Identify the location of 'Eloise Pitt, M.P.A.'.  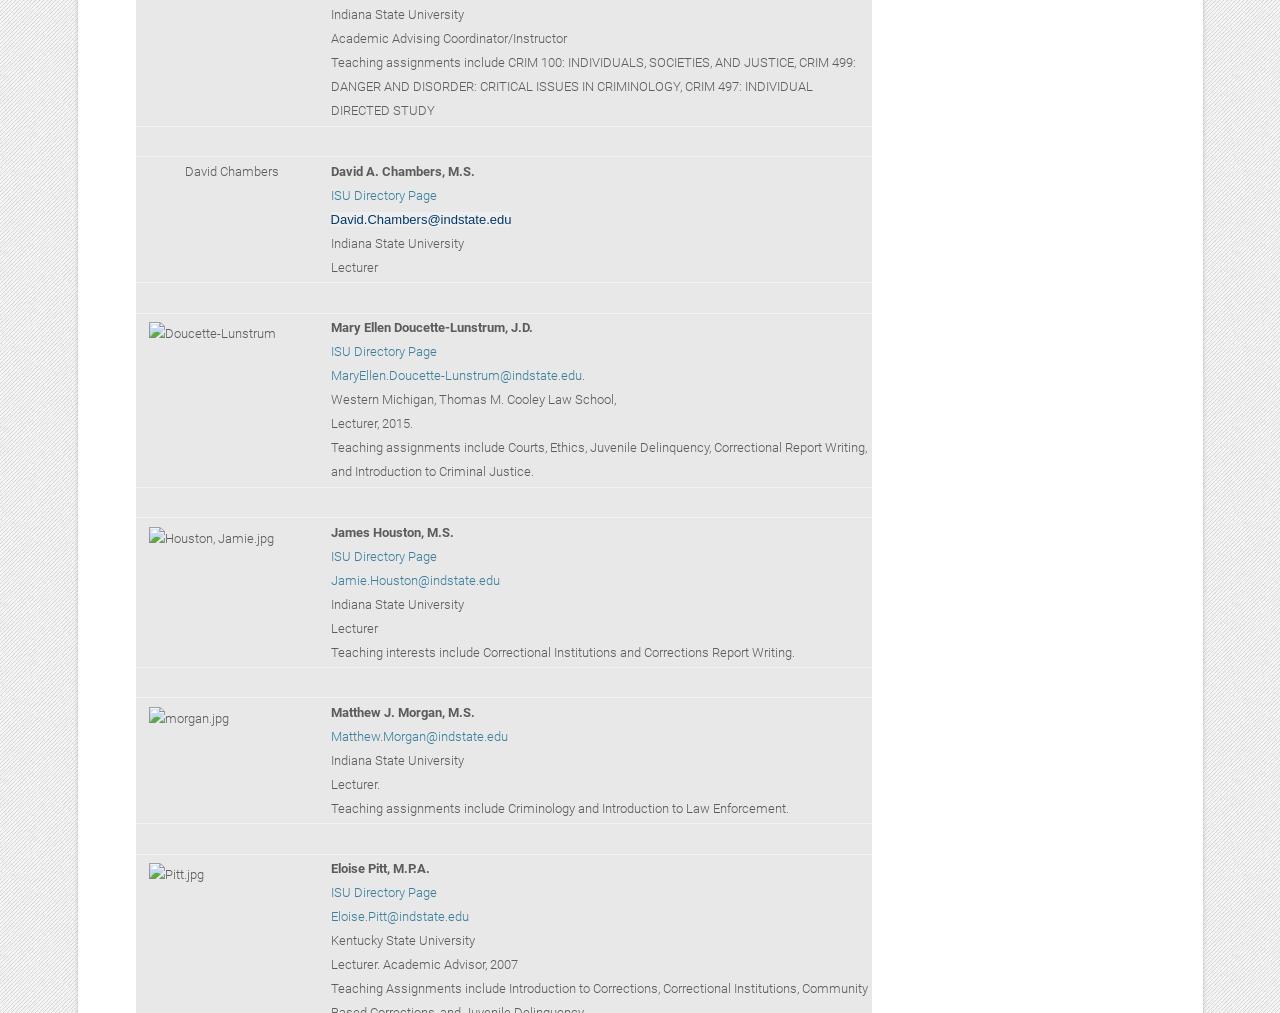
(379, 867).